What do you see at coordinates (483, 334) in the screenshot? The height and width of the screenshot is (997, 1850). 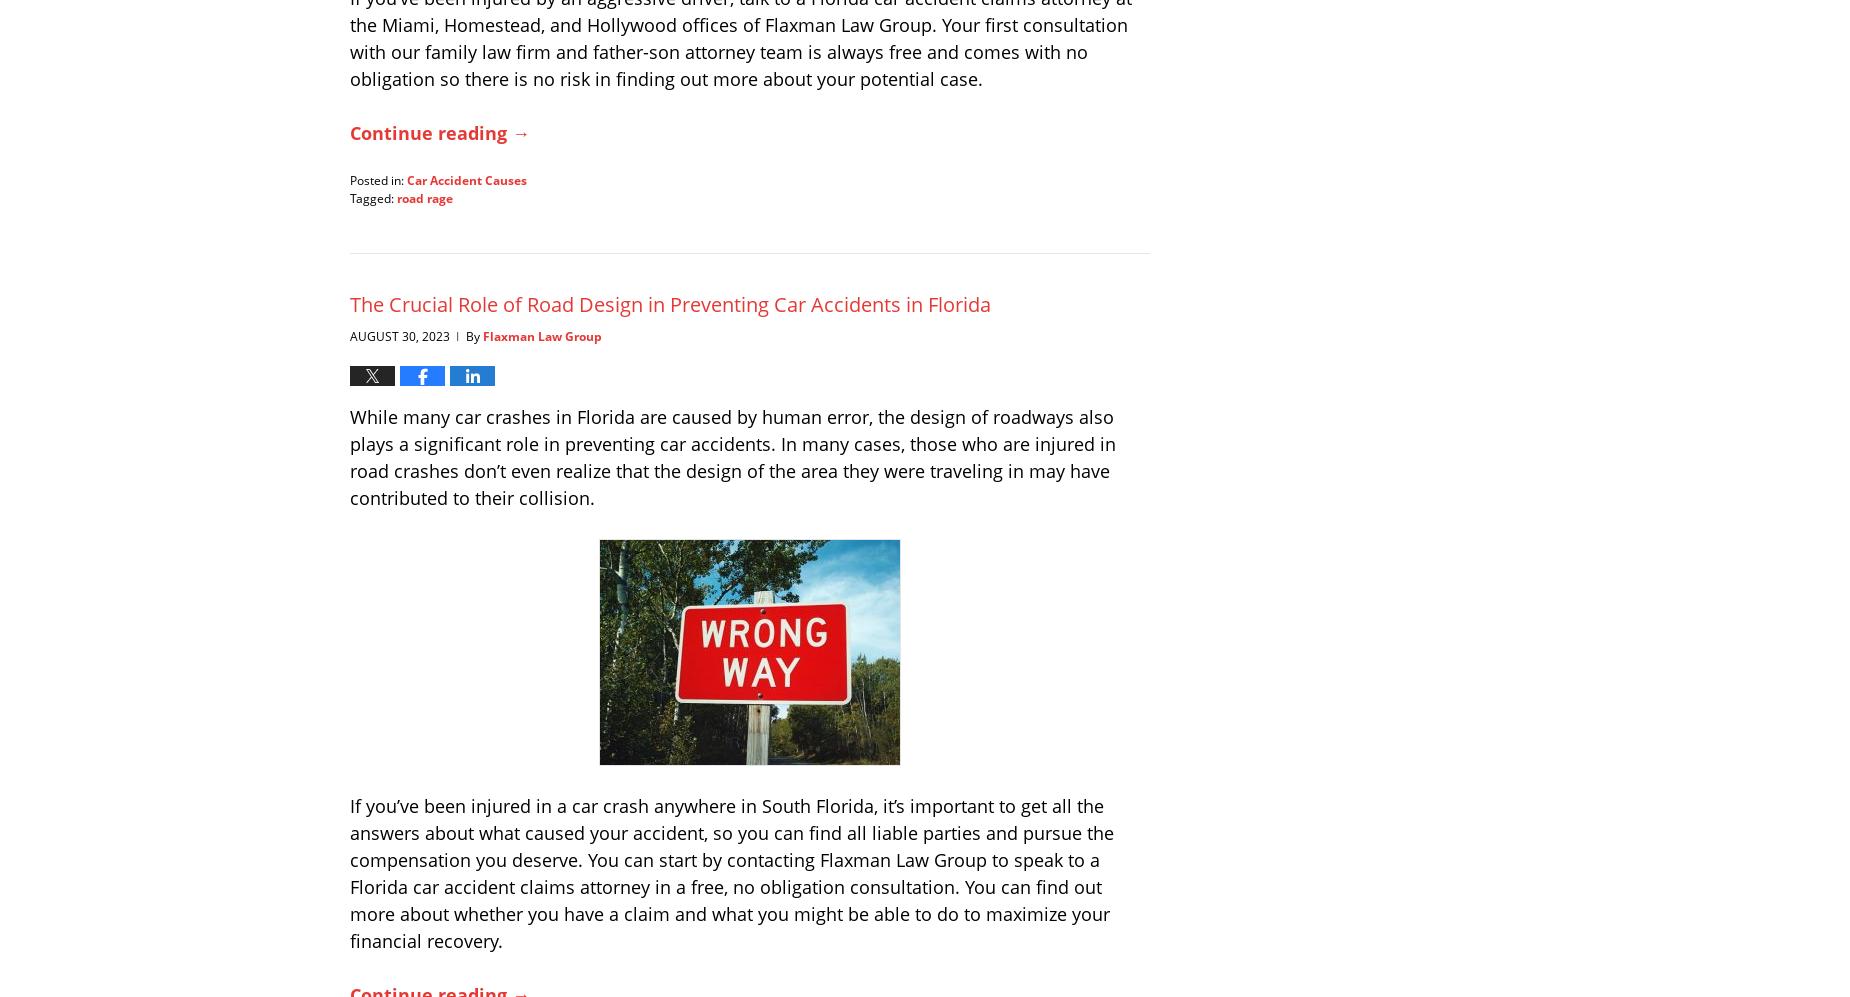 I see `'Flaxman Law Group'` at bounding box center [483, 334].